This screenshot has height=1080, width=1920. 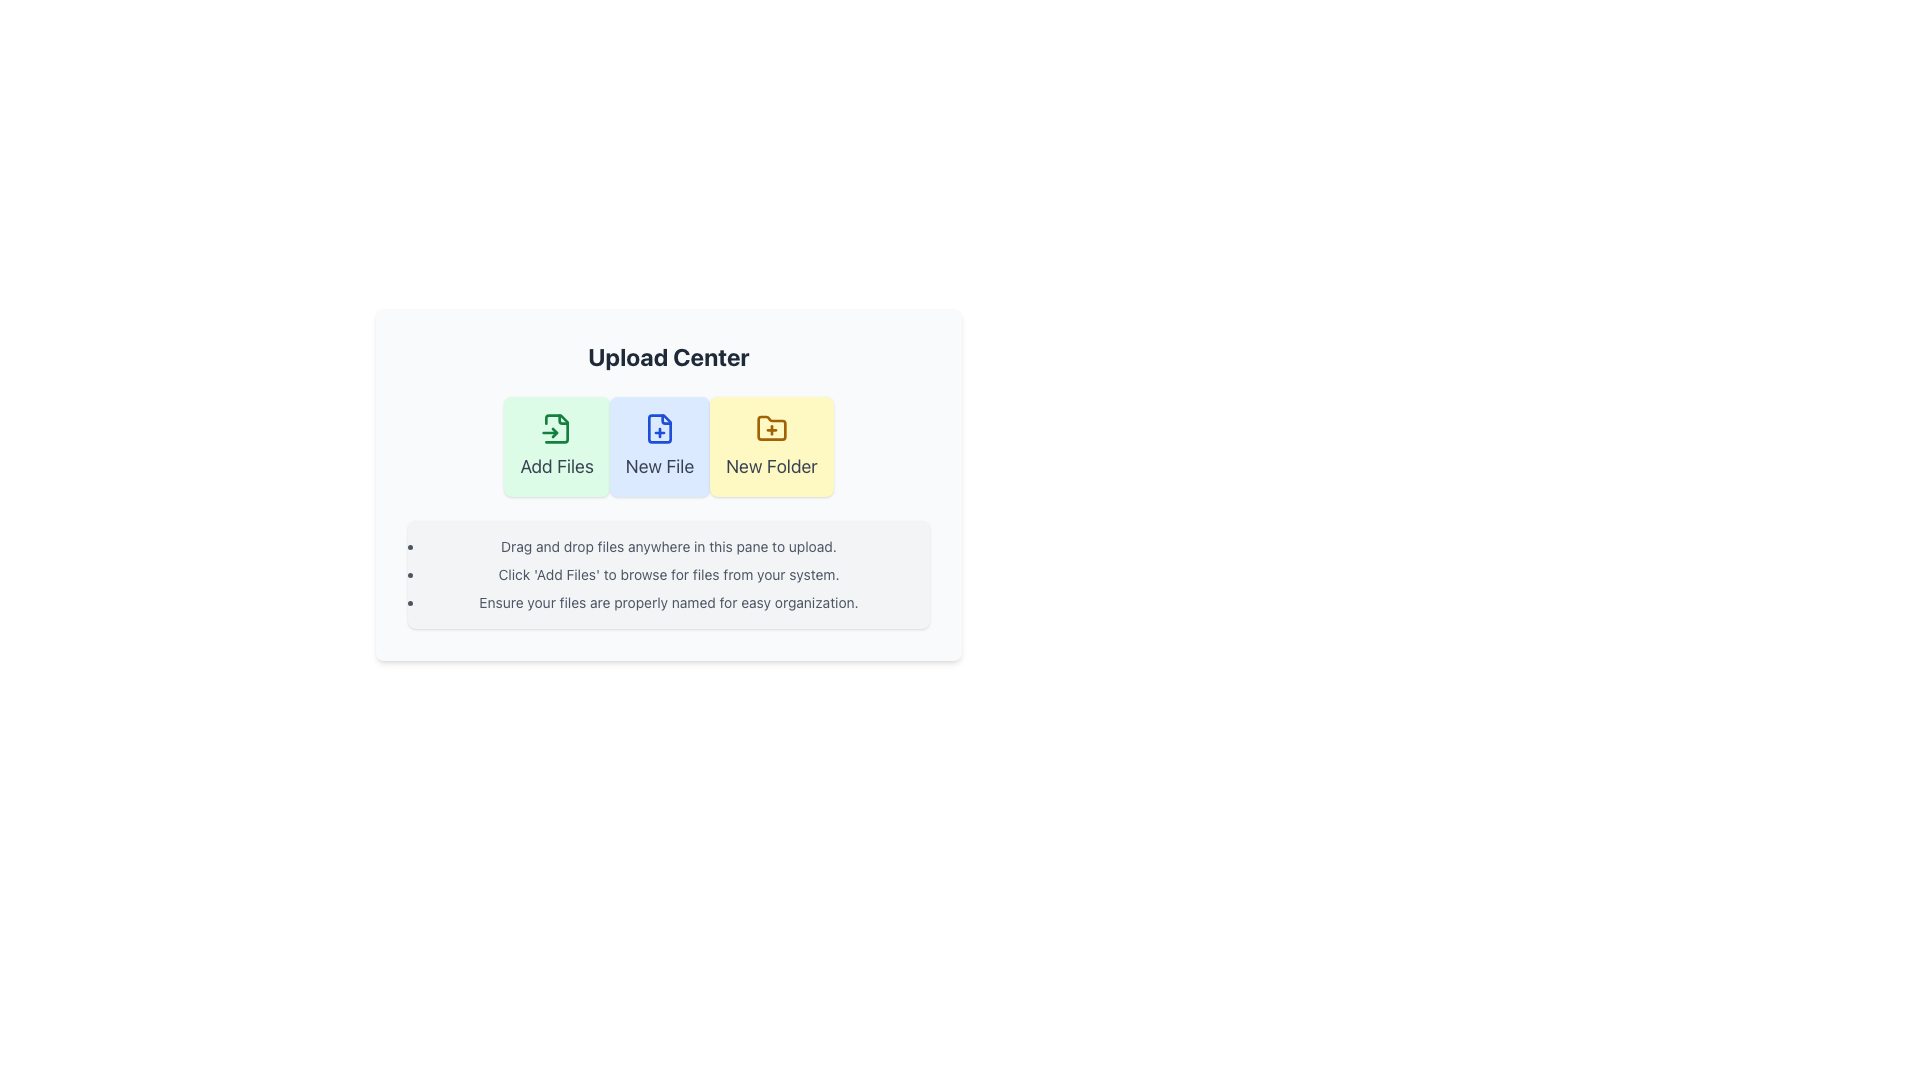 I want to click on the 'New Folder' icon, which visually represents the creation of a new folder and is positioned above the text 'New Folder', so click(x=770, y=427).